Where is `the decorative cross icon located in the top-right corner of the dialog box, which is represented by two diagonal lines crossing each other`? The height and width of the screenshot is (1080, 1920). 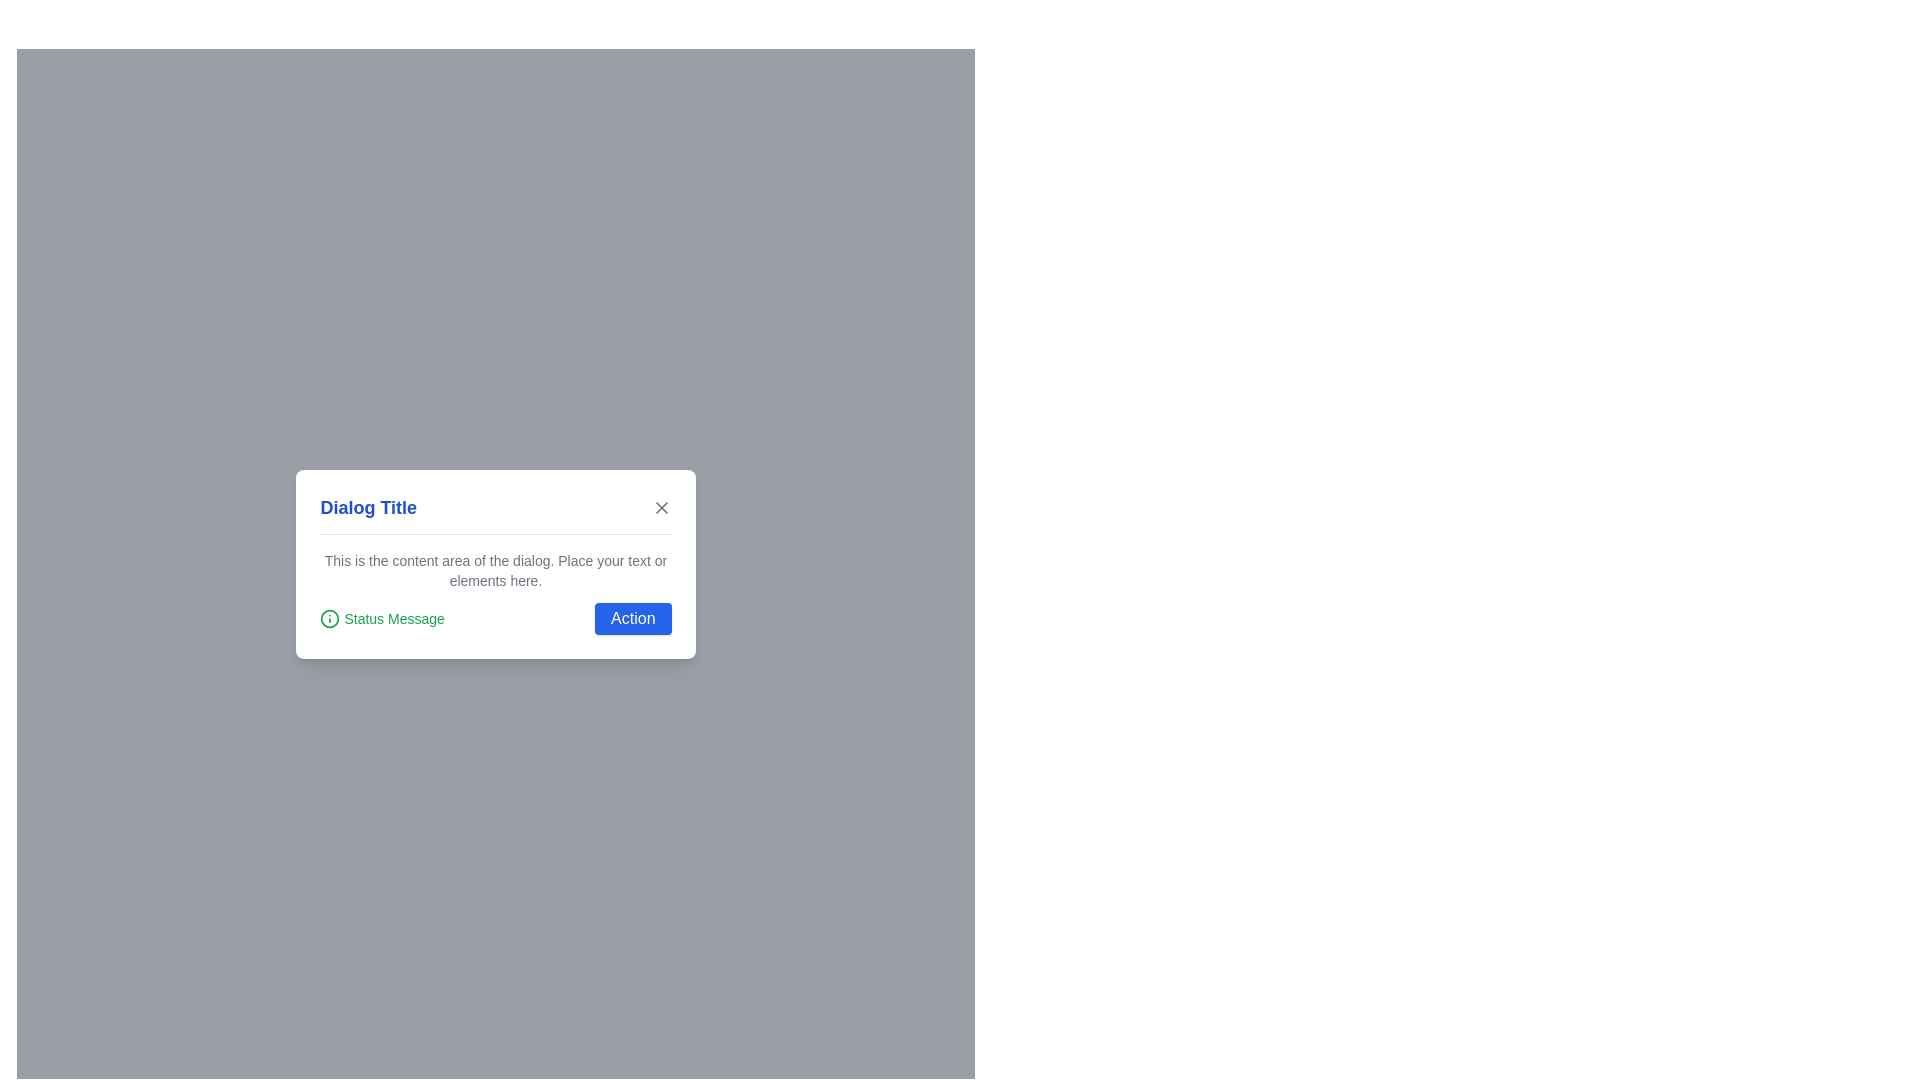 the decorative cross icon located in the top-right corner of the dialog box, which is represented by two diagonal lines crossing each other is located at coordinates (661, 506).